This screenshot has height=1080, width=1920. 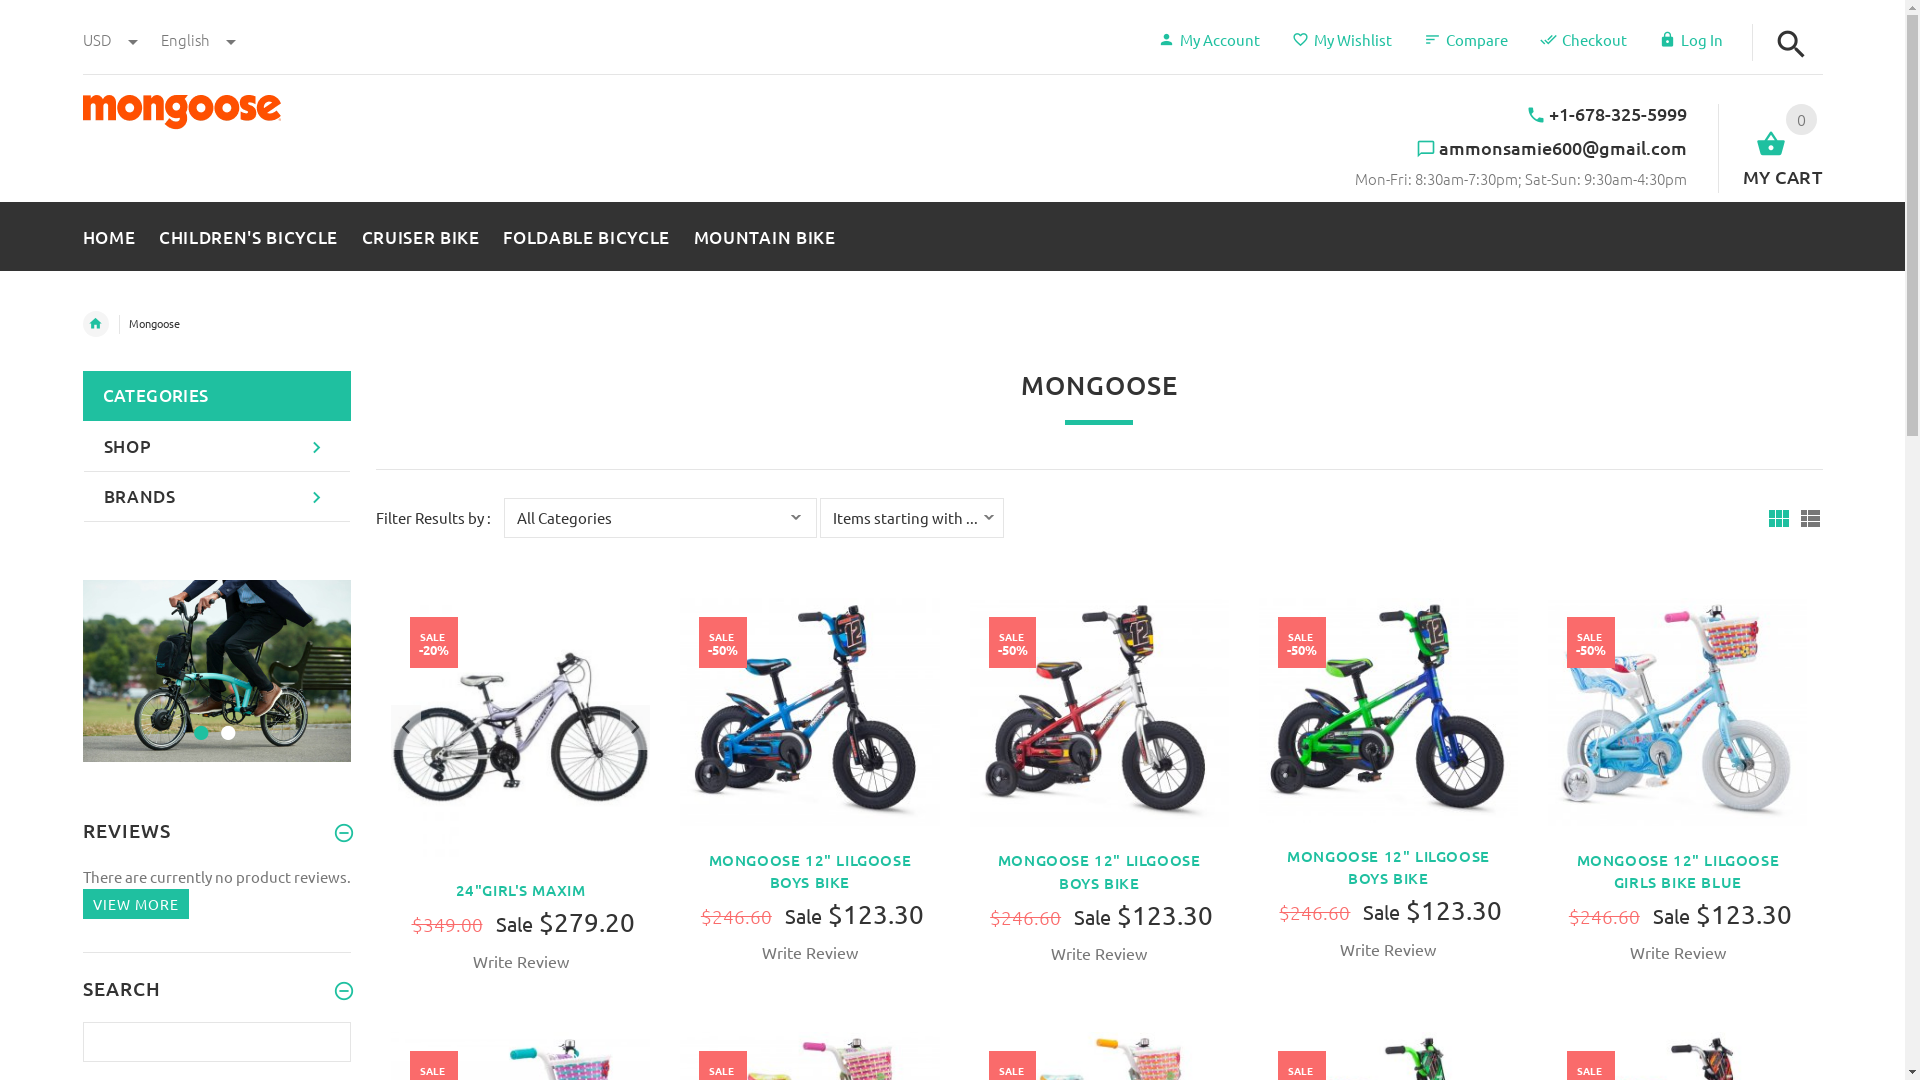 What do you see at coordinates (1465, 39) in the screenshot?
I see `'Compare'` at bounding box center [1465, 39].